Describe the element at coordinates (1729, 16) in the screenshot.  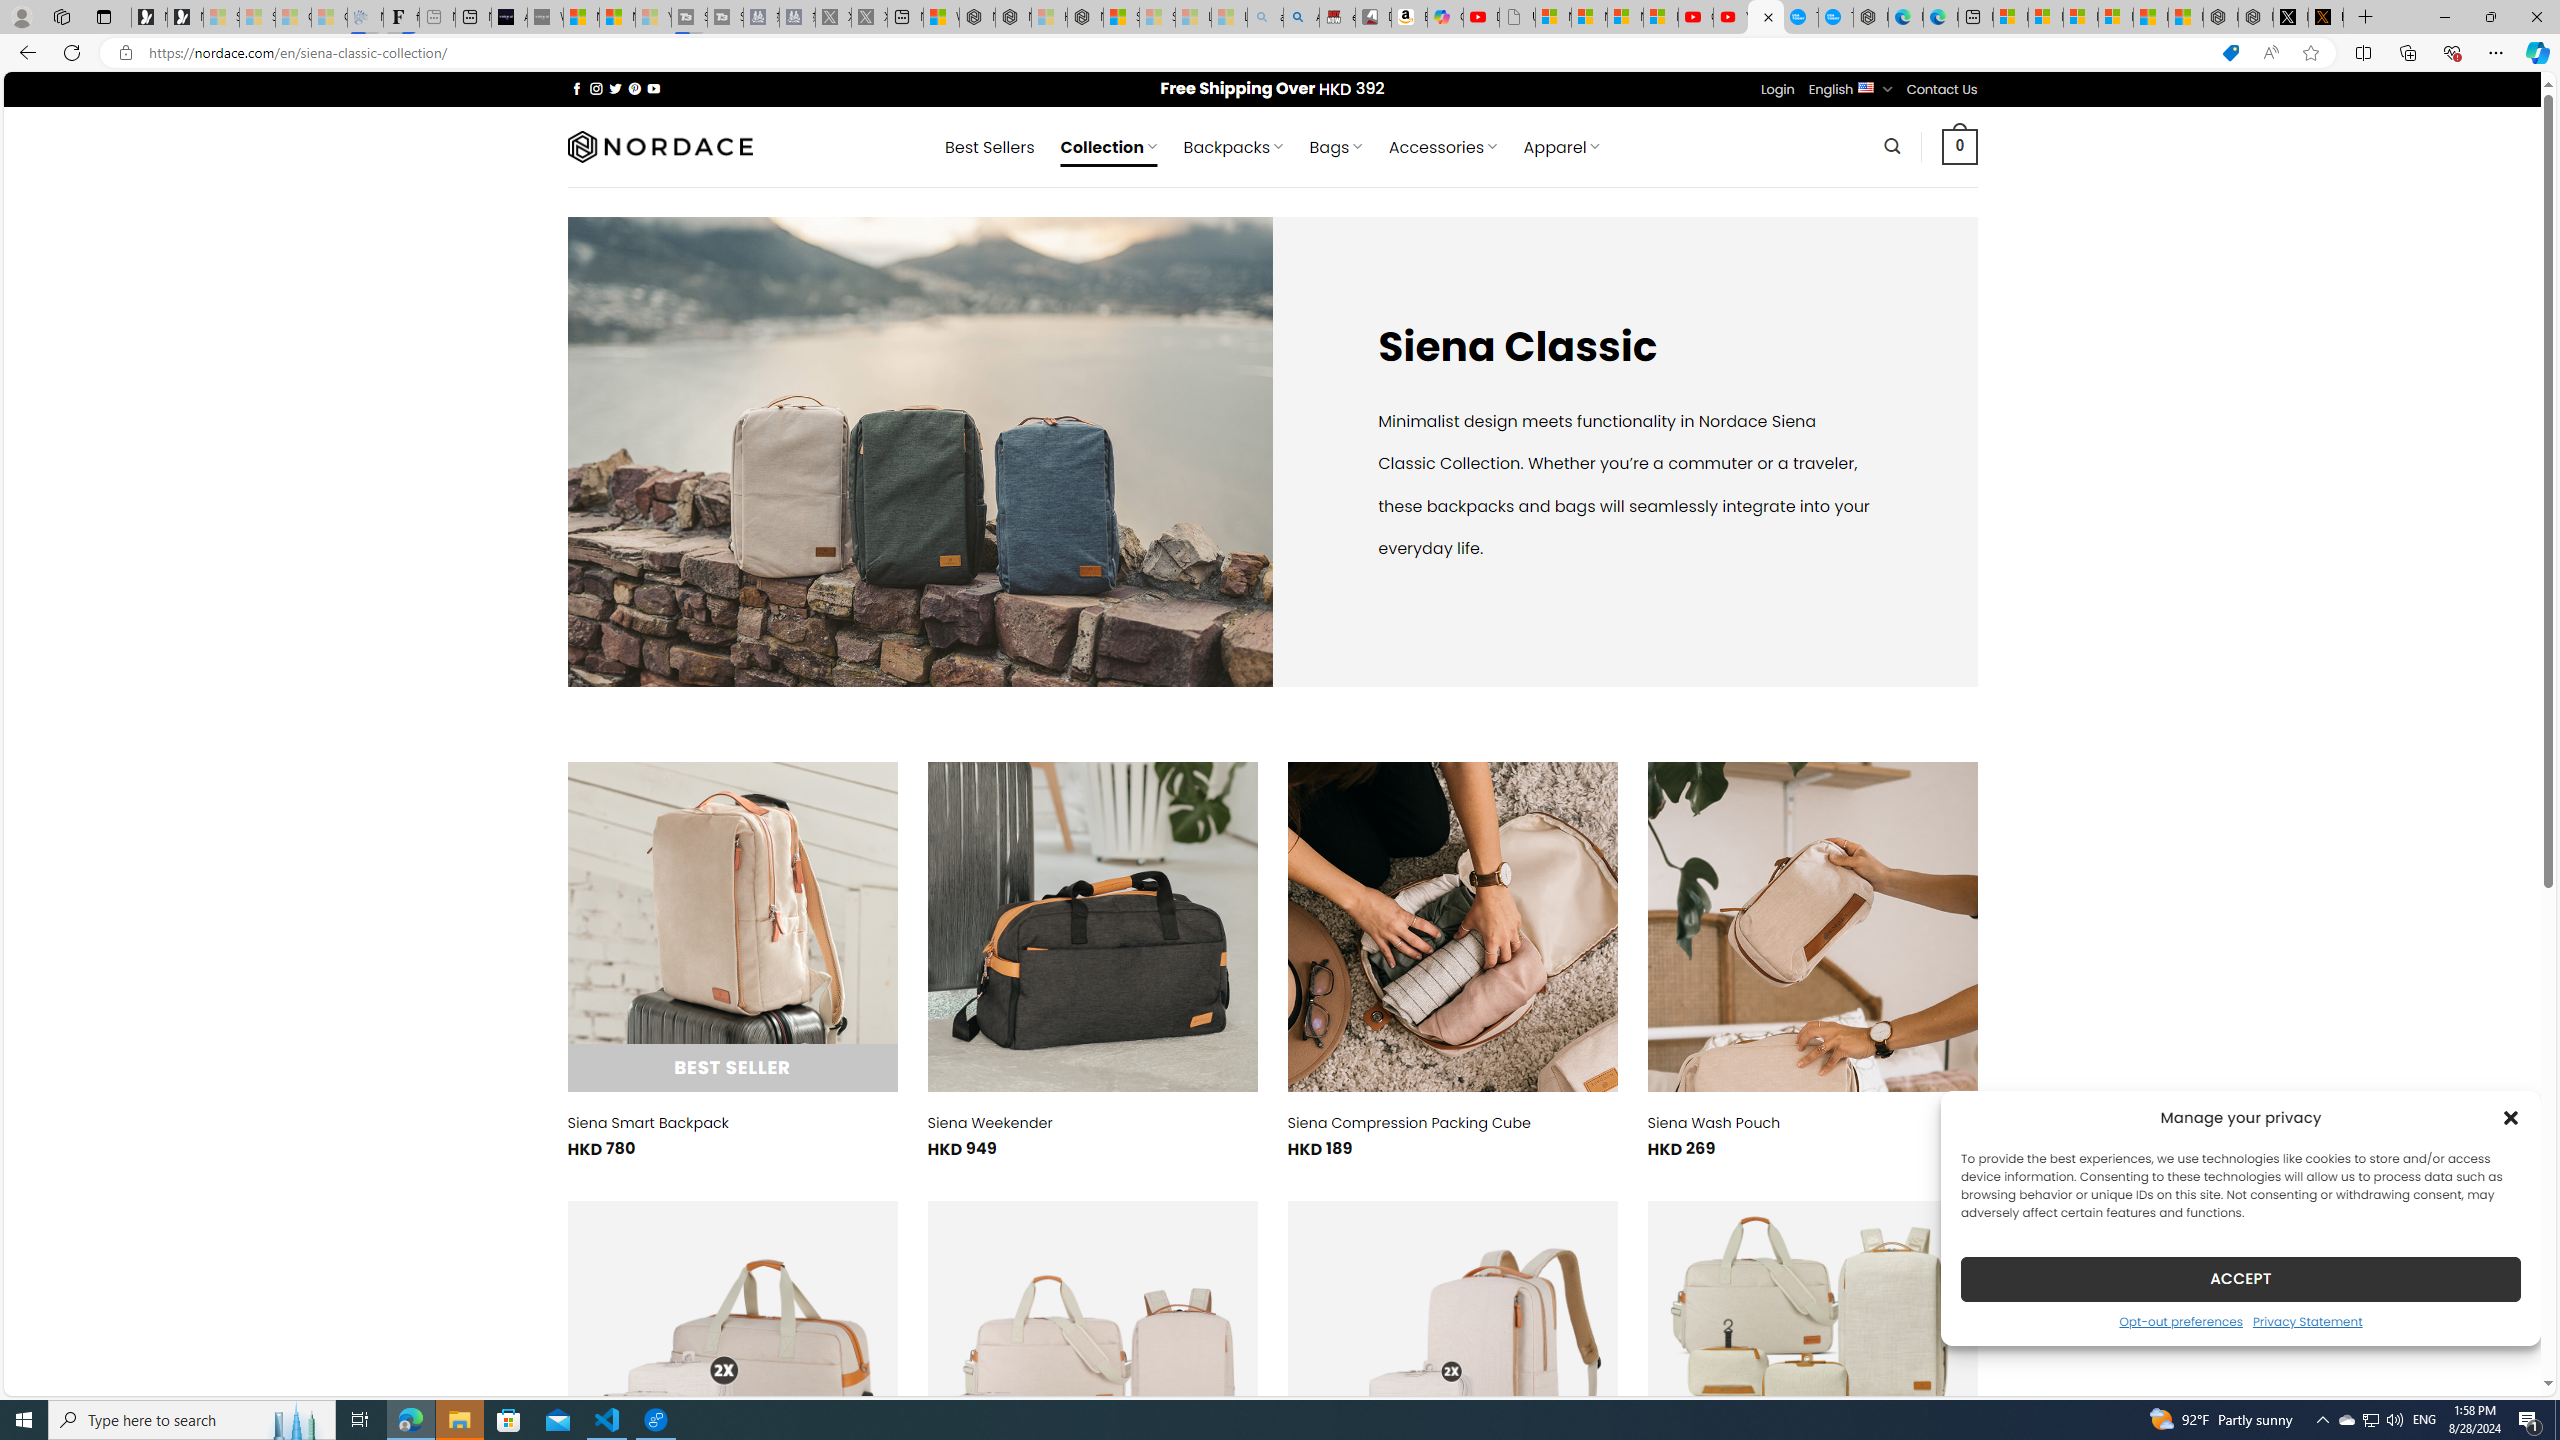
I see `'YouTube Kids - An App Created for Kids to Explore Content'` at that location.